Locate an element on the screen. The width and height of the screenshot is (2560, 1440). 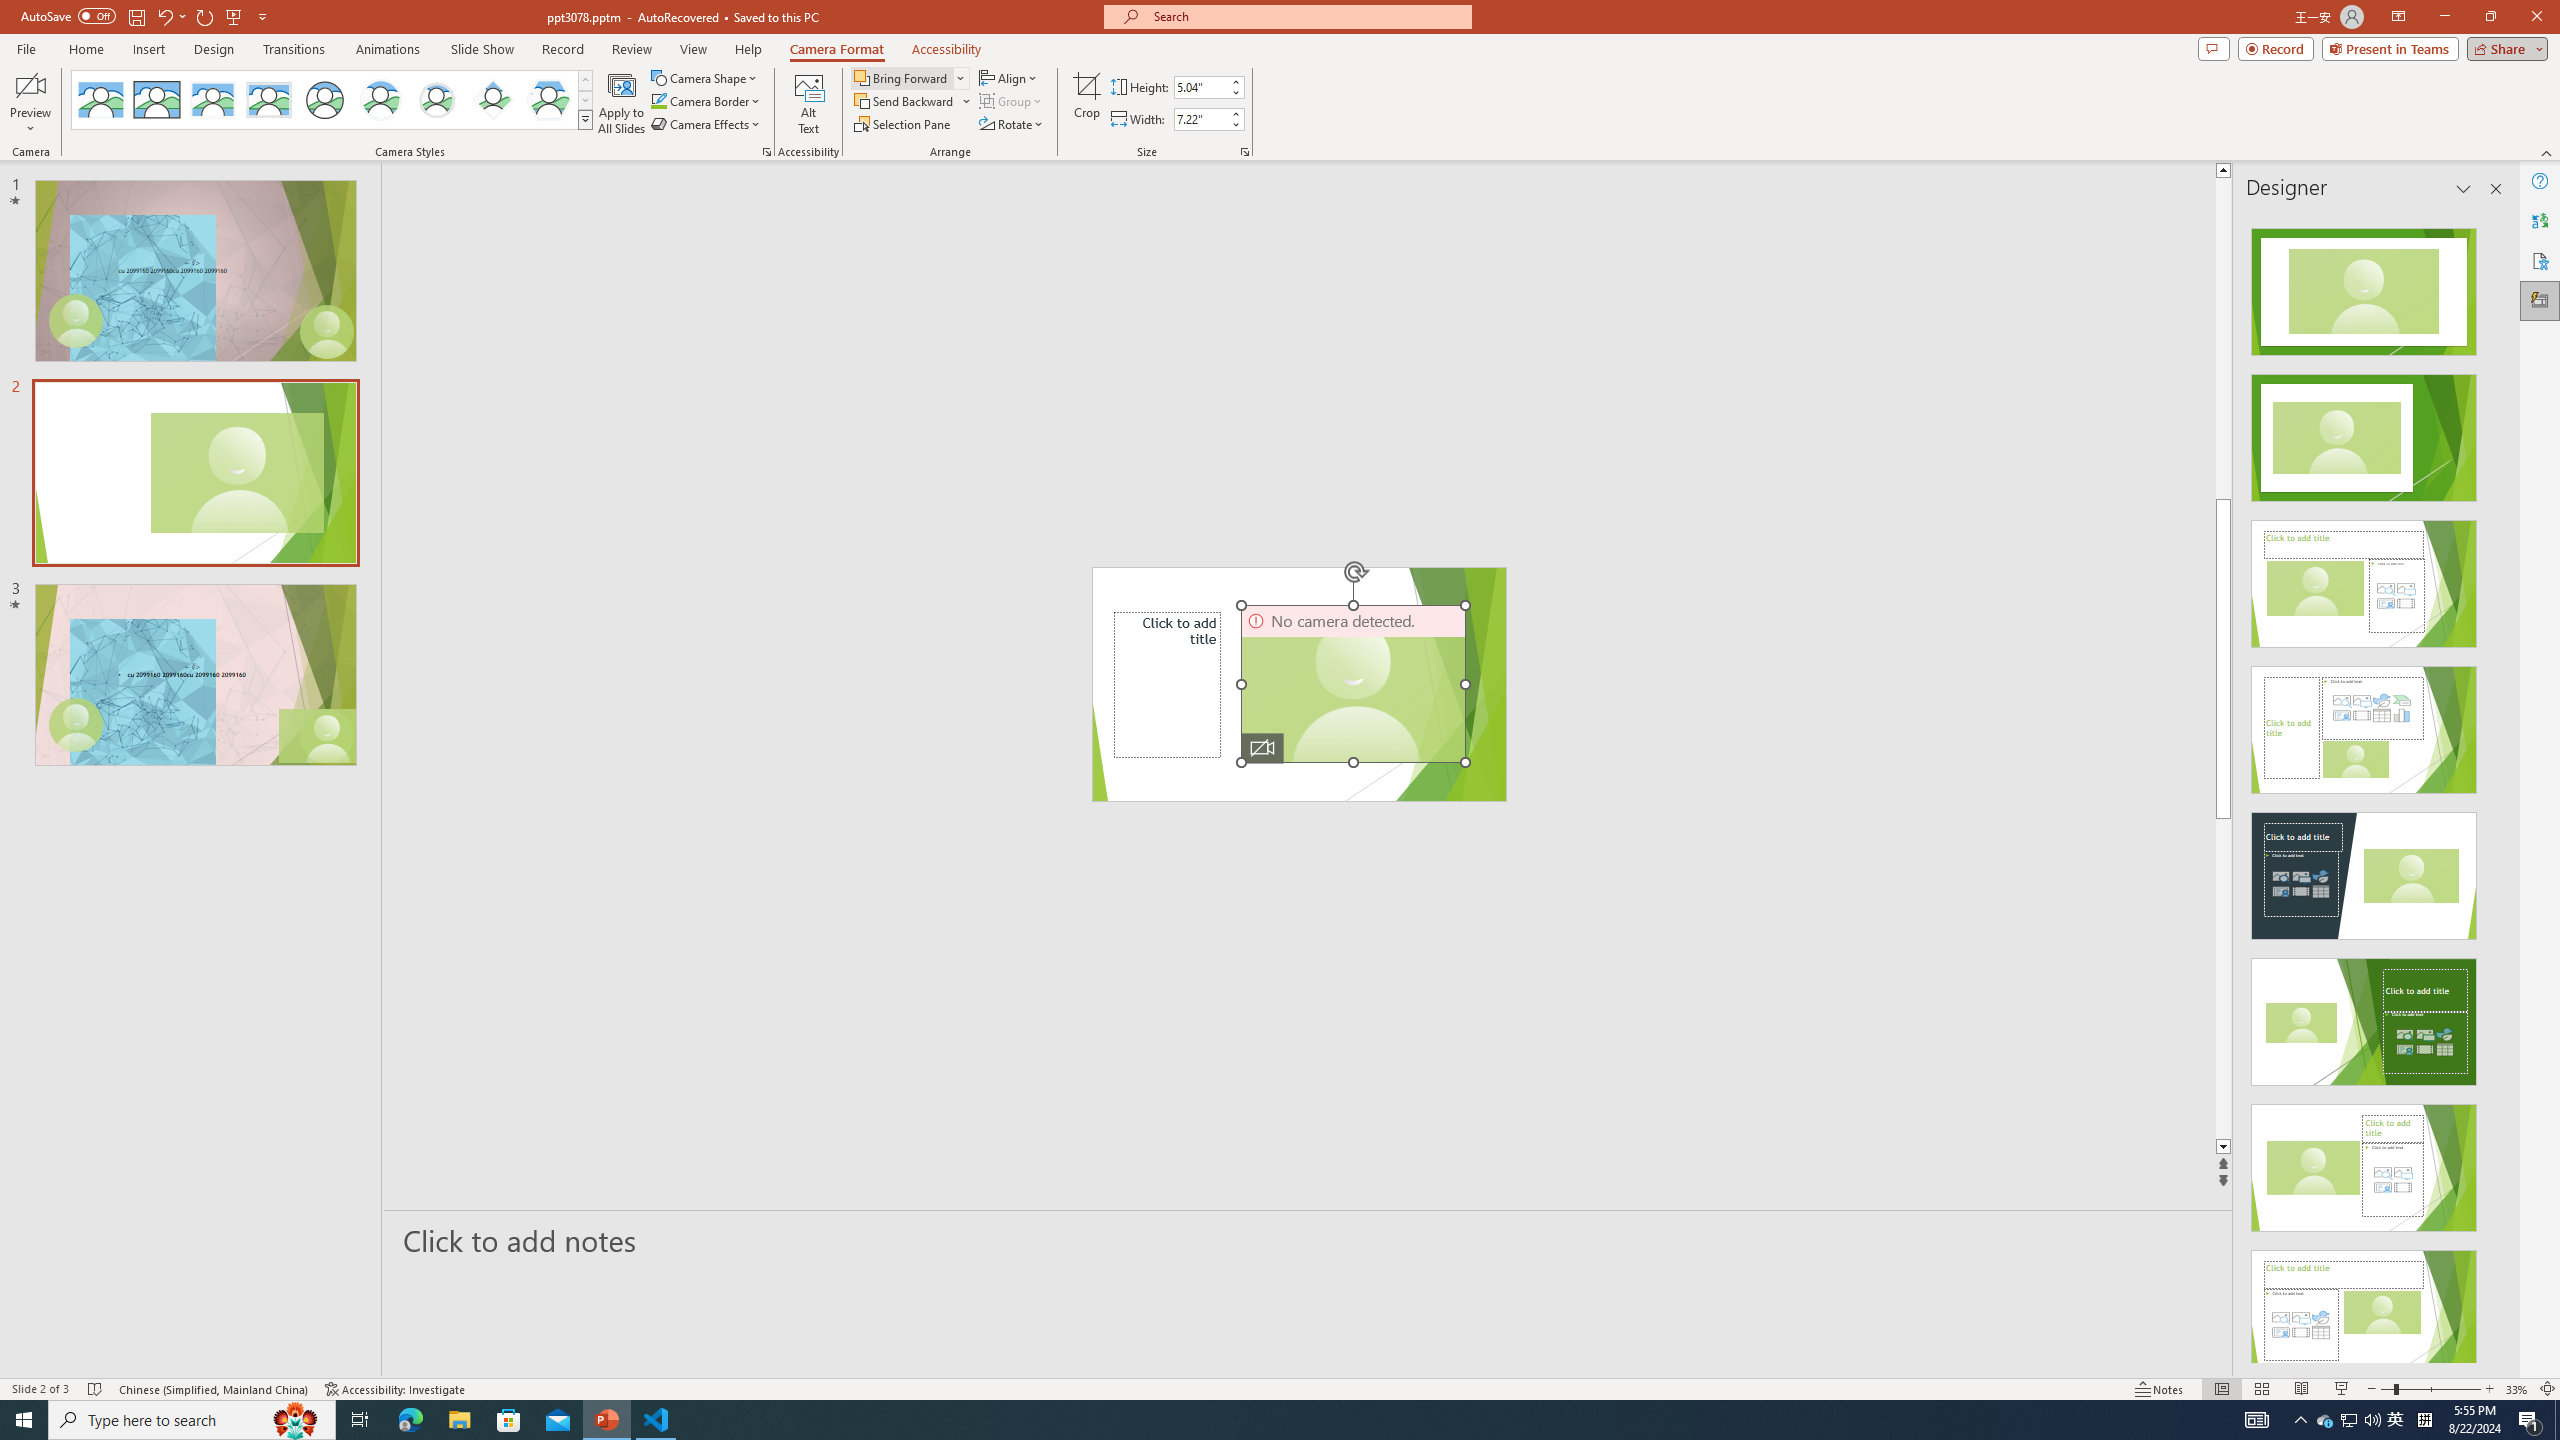
'Camera 3, No camera detected.' is located at coordinates (1352, 683).